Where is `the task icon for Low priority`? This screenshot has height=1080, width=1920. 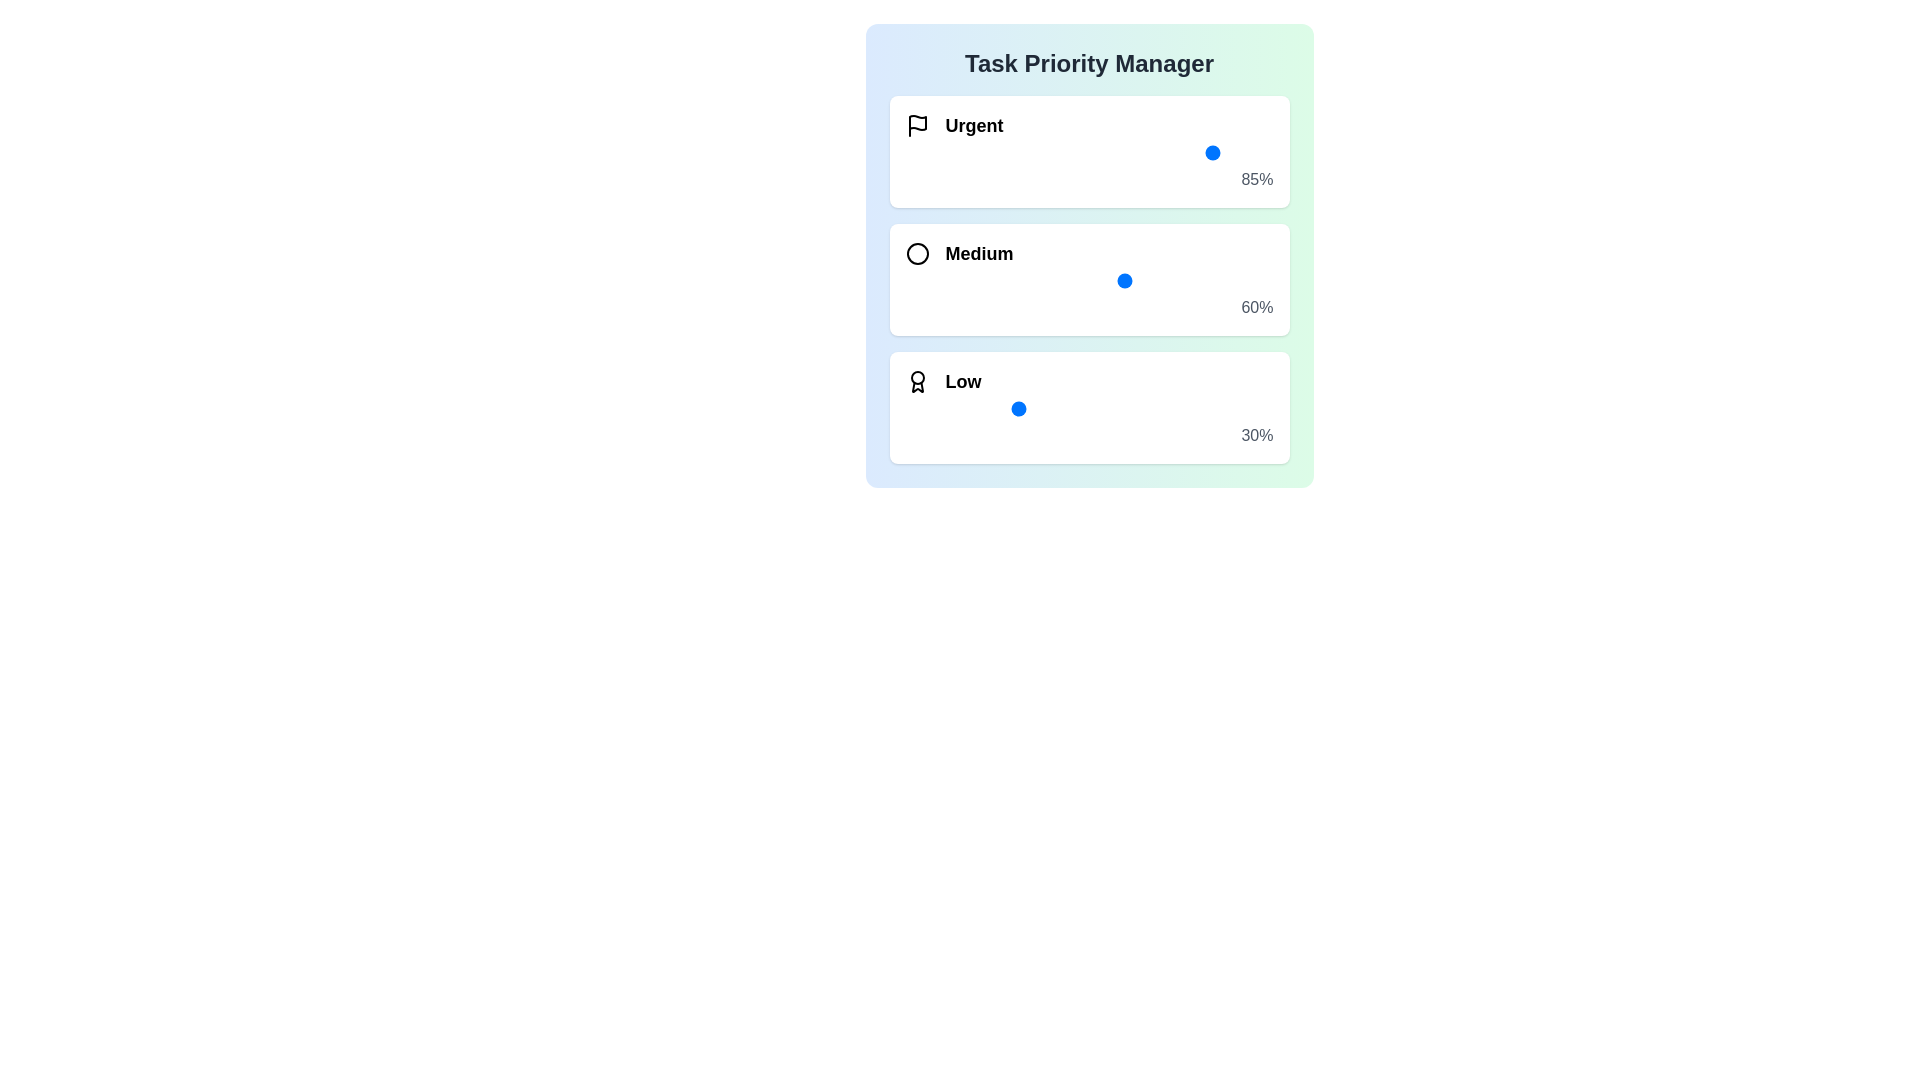
the task icon for Low priority is located at coordinates (916, 381).